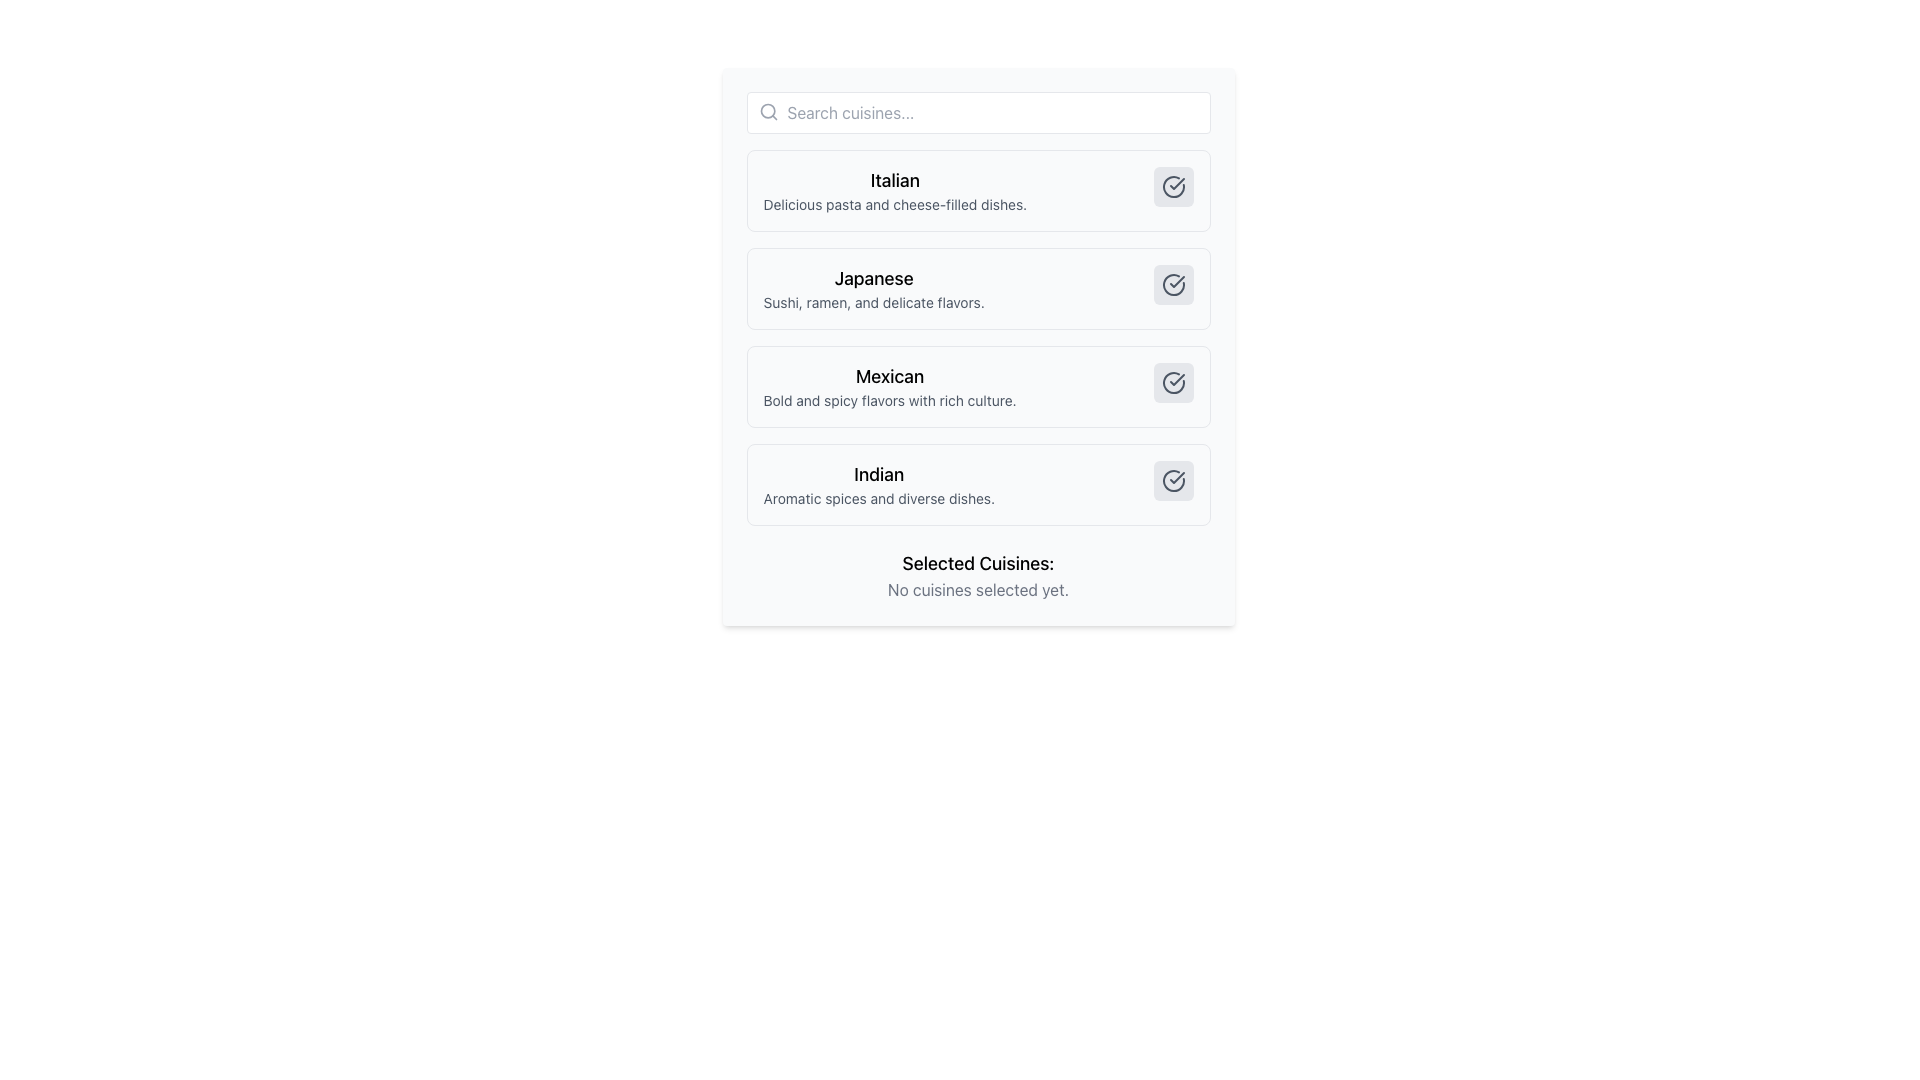  Describe the element at coordinates (874, 303) in the screenshot. I see `the static text element stating 'Sushi, ramen, and delicate flavors' located below the 'Japanese' heading` at that location.